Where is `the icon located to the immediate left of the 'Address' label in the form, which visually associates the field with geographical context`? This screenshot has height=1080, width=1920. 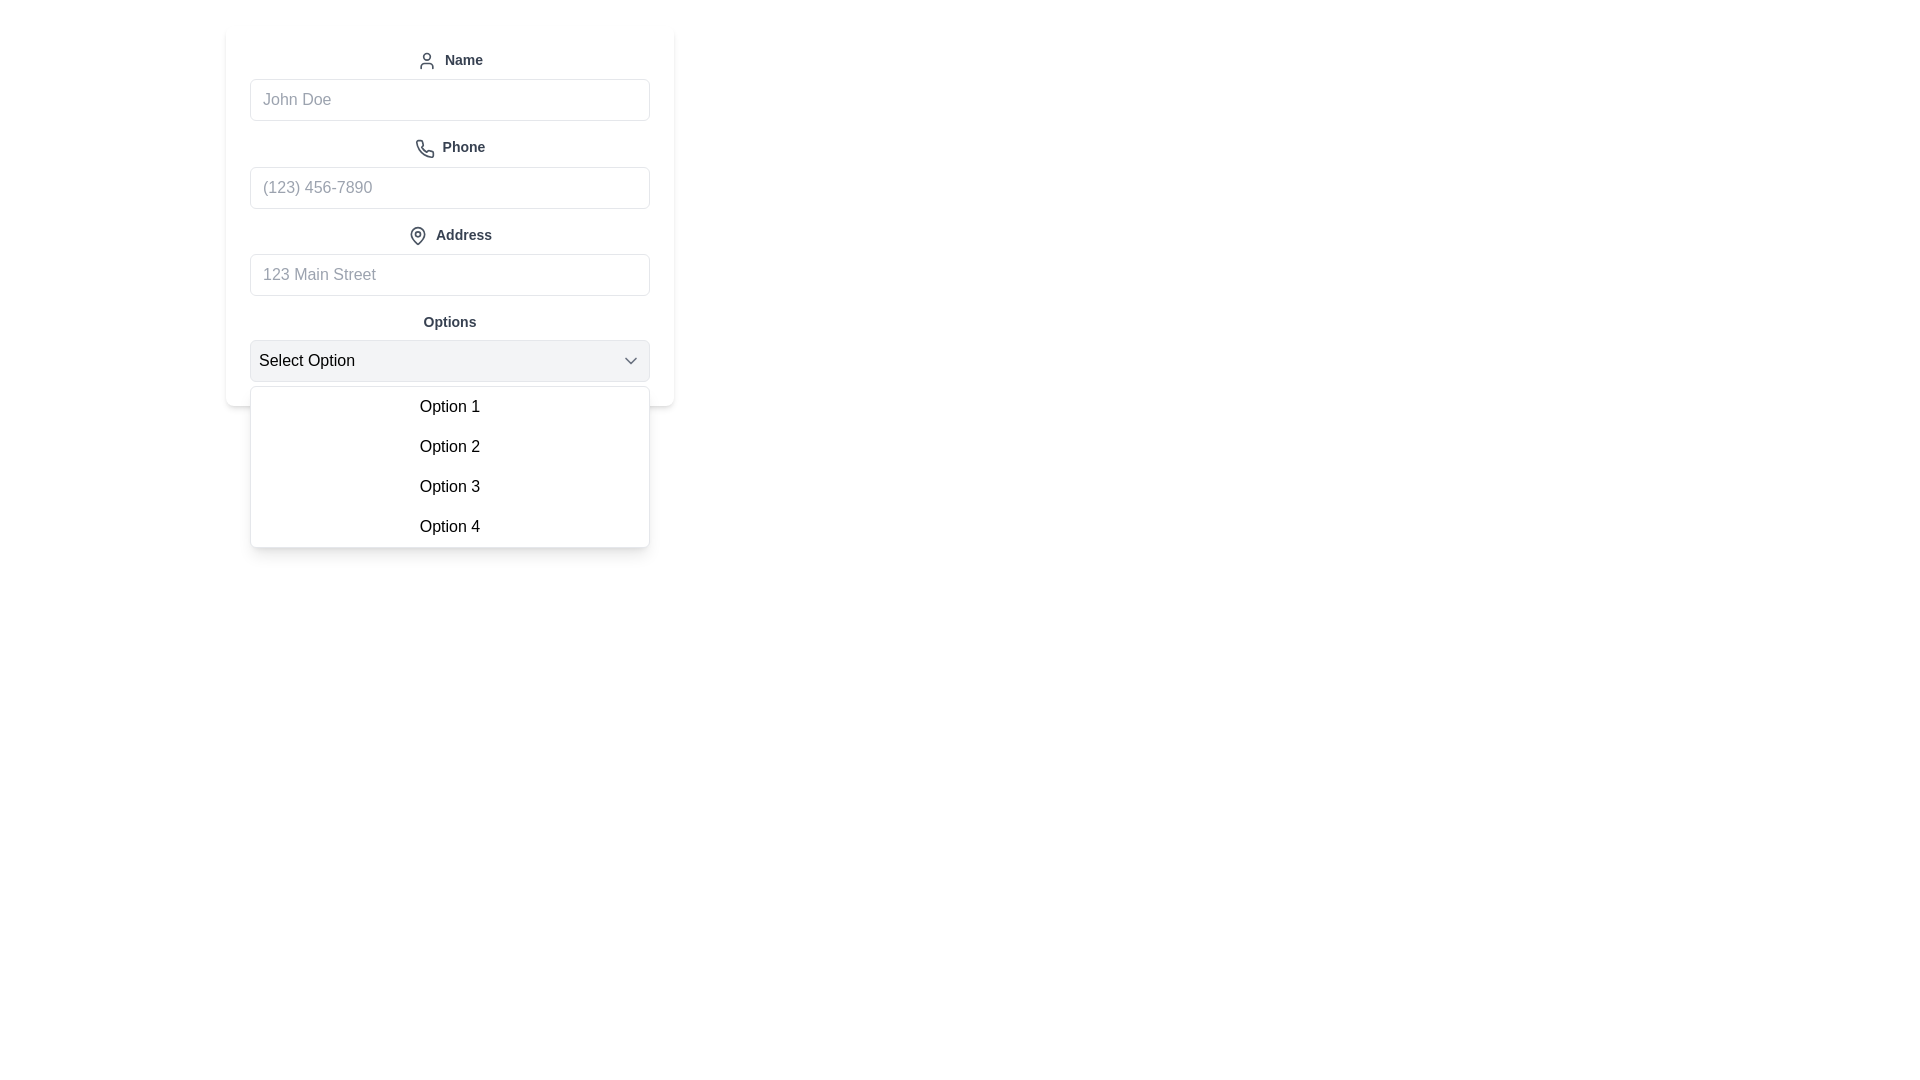 the icon located to the immediate left of the 'Address' label in the form, which visually associates the field with geographical context is located at coordinates (416, 234).